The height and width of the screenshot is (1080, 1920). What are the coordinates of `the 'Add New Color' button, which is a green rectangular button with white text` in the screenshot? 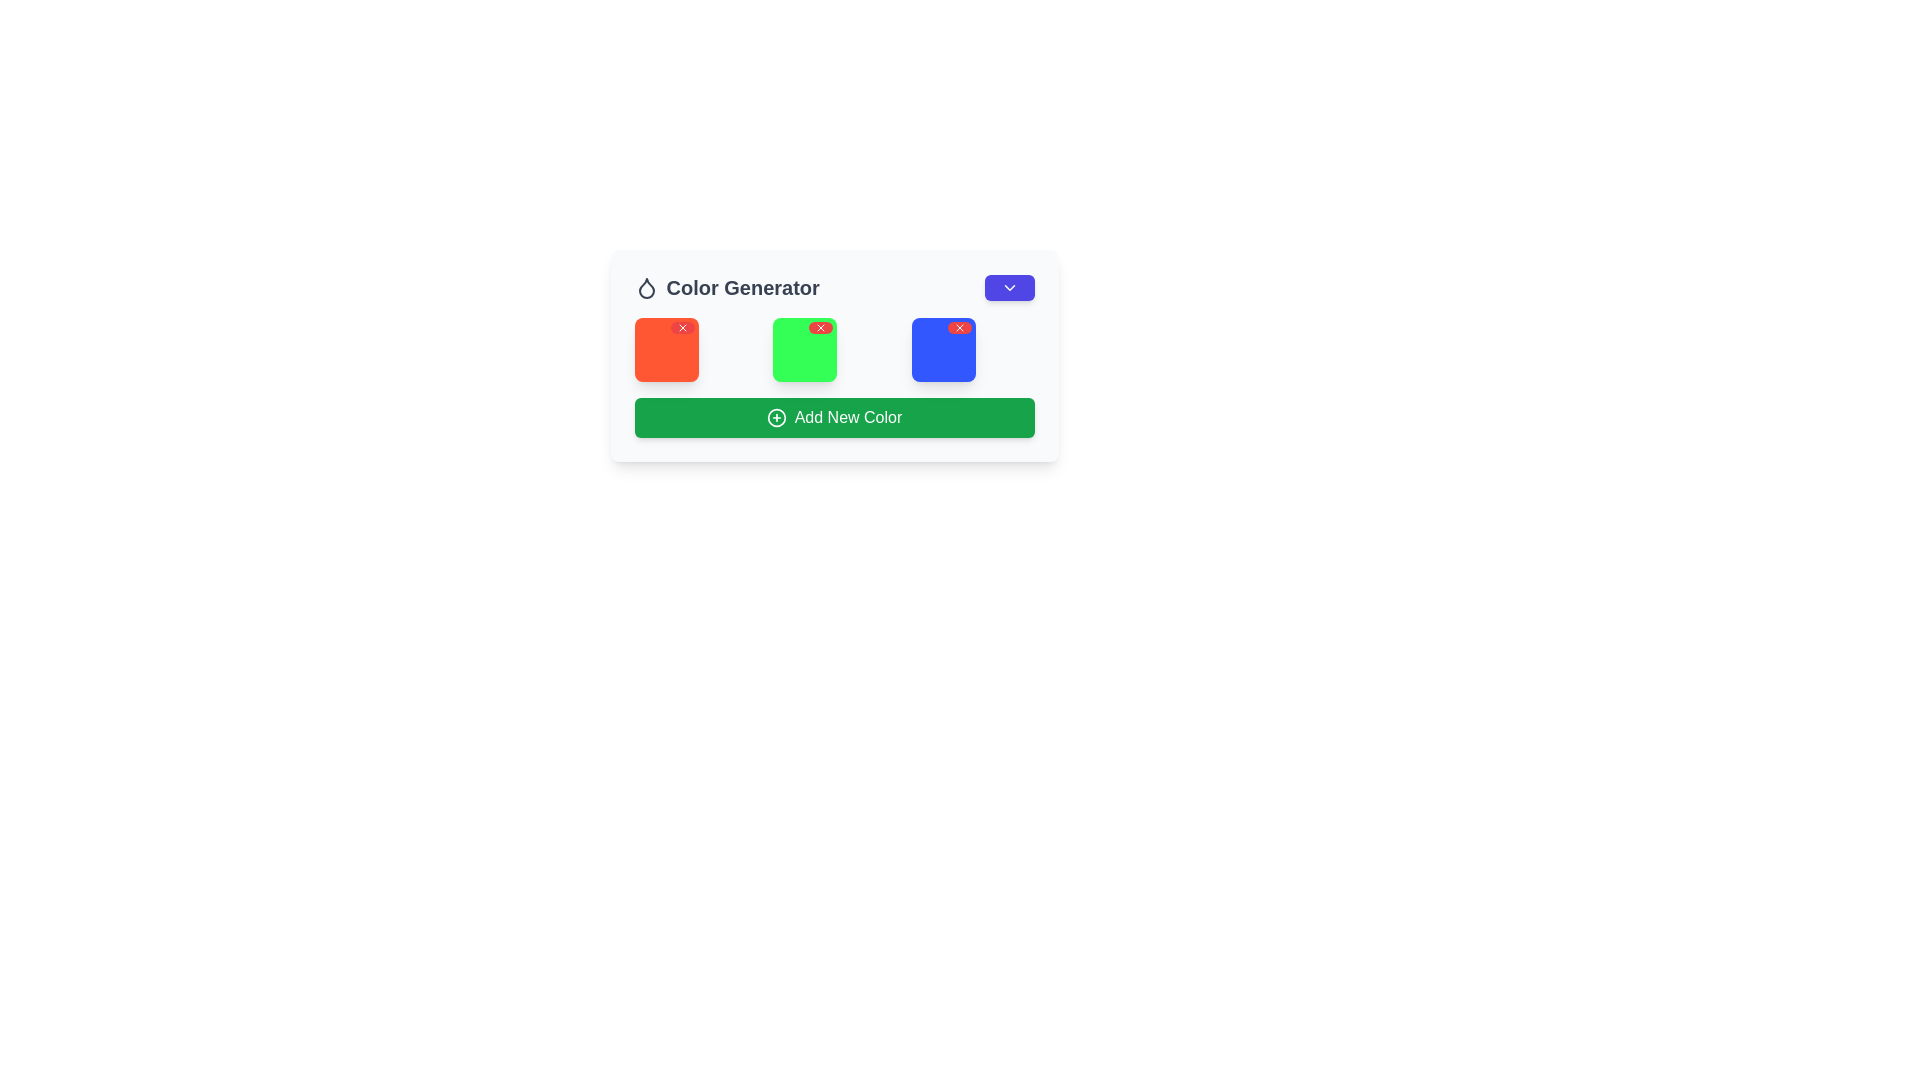 It's located at (848, 416).